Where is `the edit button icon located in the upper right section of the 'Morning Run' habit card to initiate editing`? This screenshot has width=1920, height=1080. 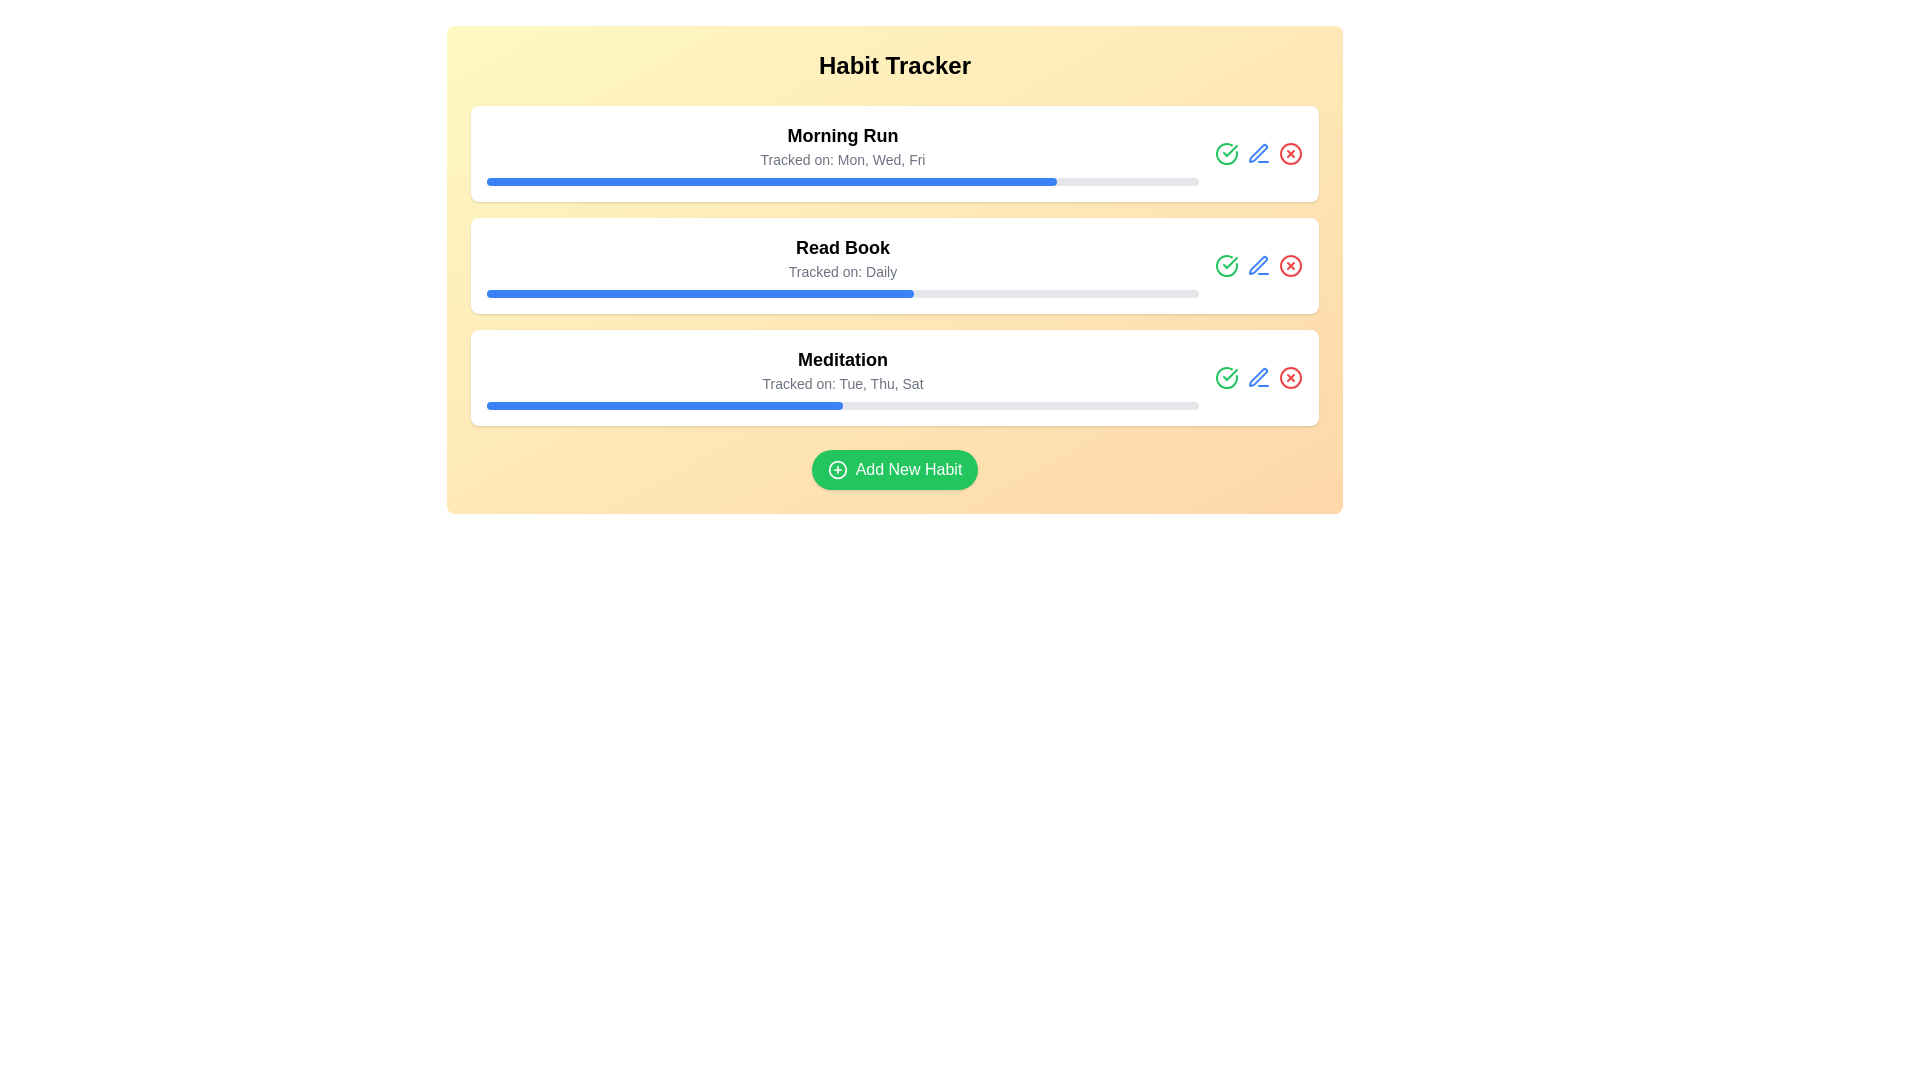
the edit button icon located in the upper right section of the 'Morning Run' habit card to initiate editing is located at coordinates (1257, 153).